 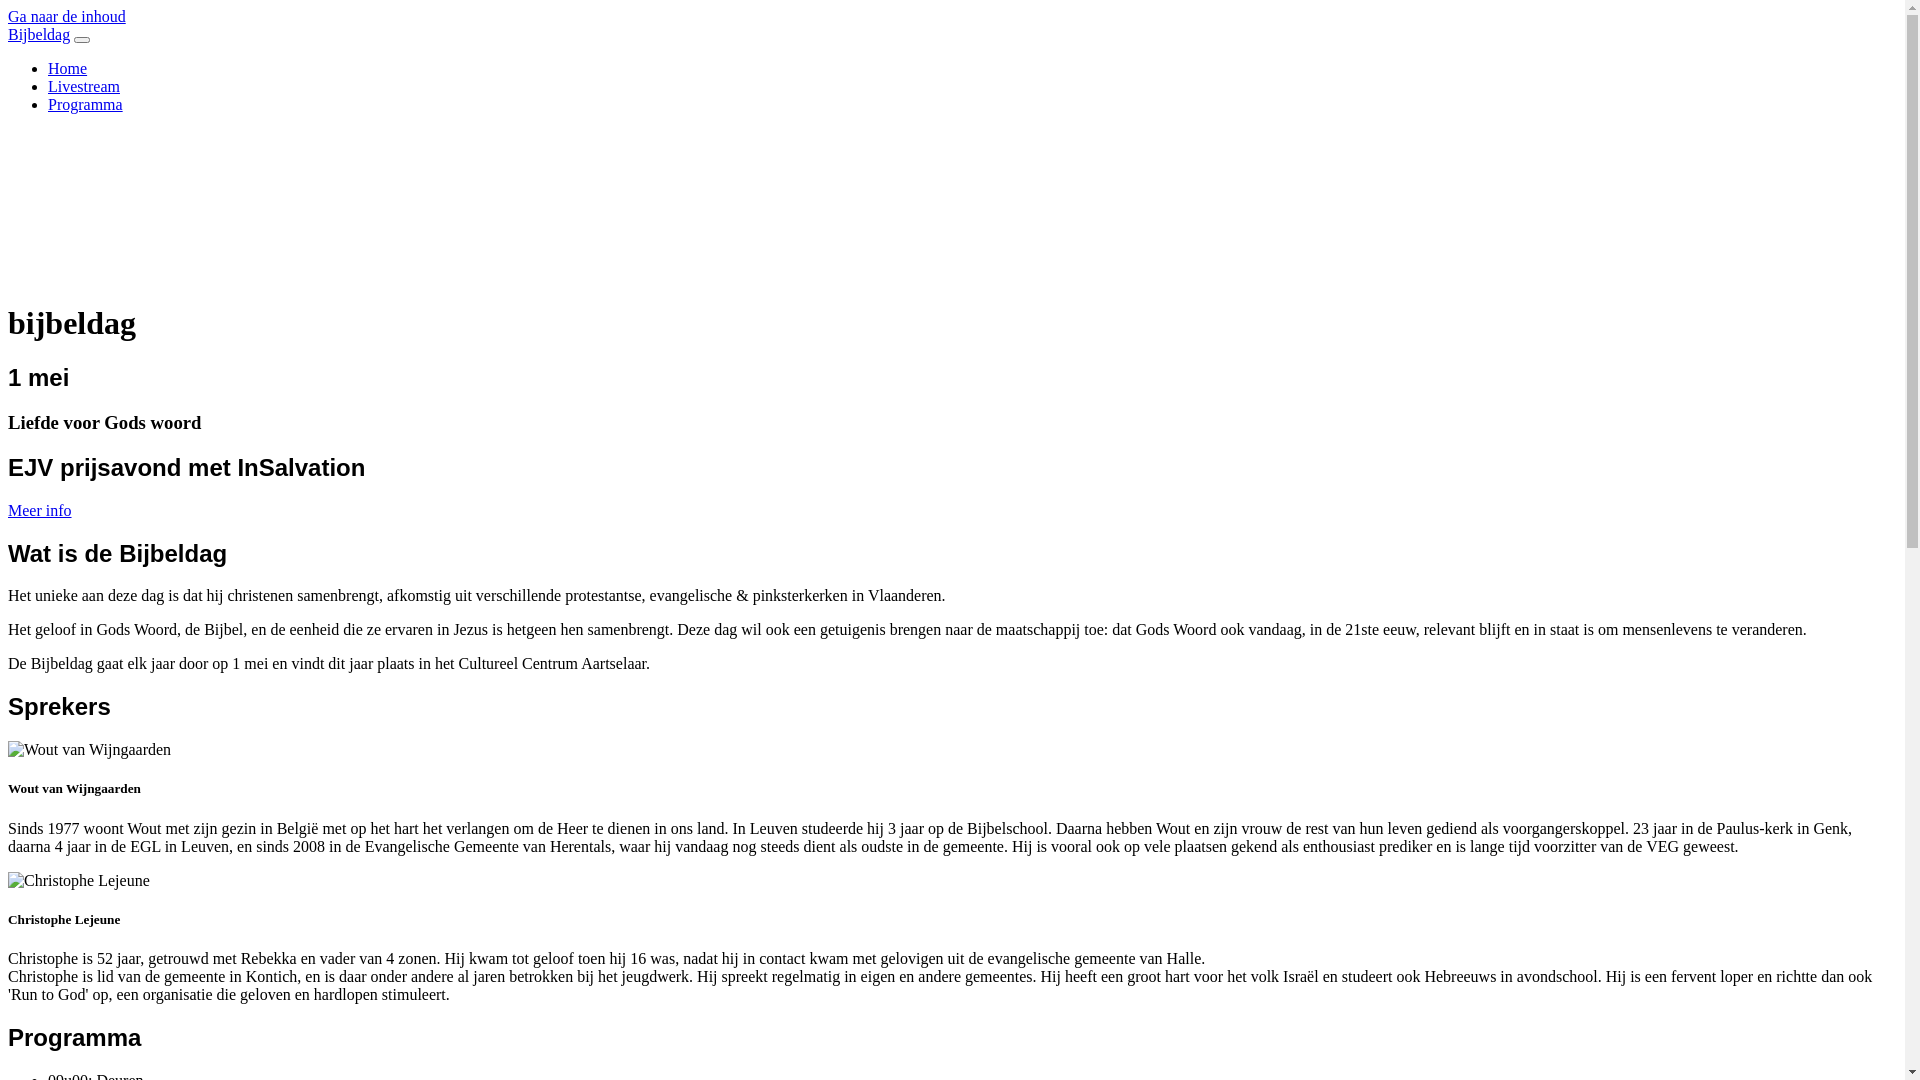 I want to click on 'Livestream', so click(x=82, y=85).